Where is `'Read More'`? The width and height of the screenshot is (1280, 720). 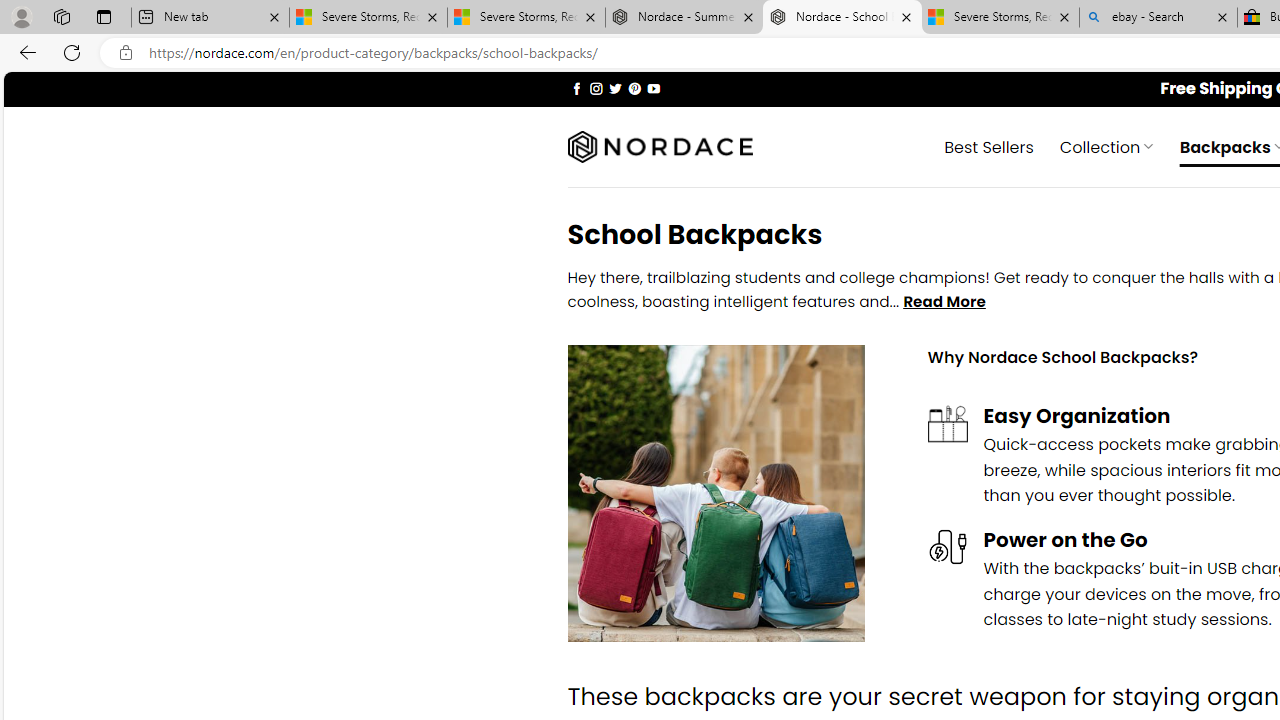
'Read More' is located at coordinates (943, 302).